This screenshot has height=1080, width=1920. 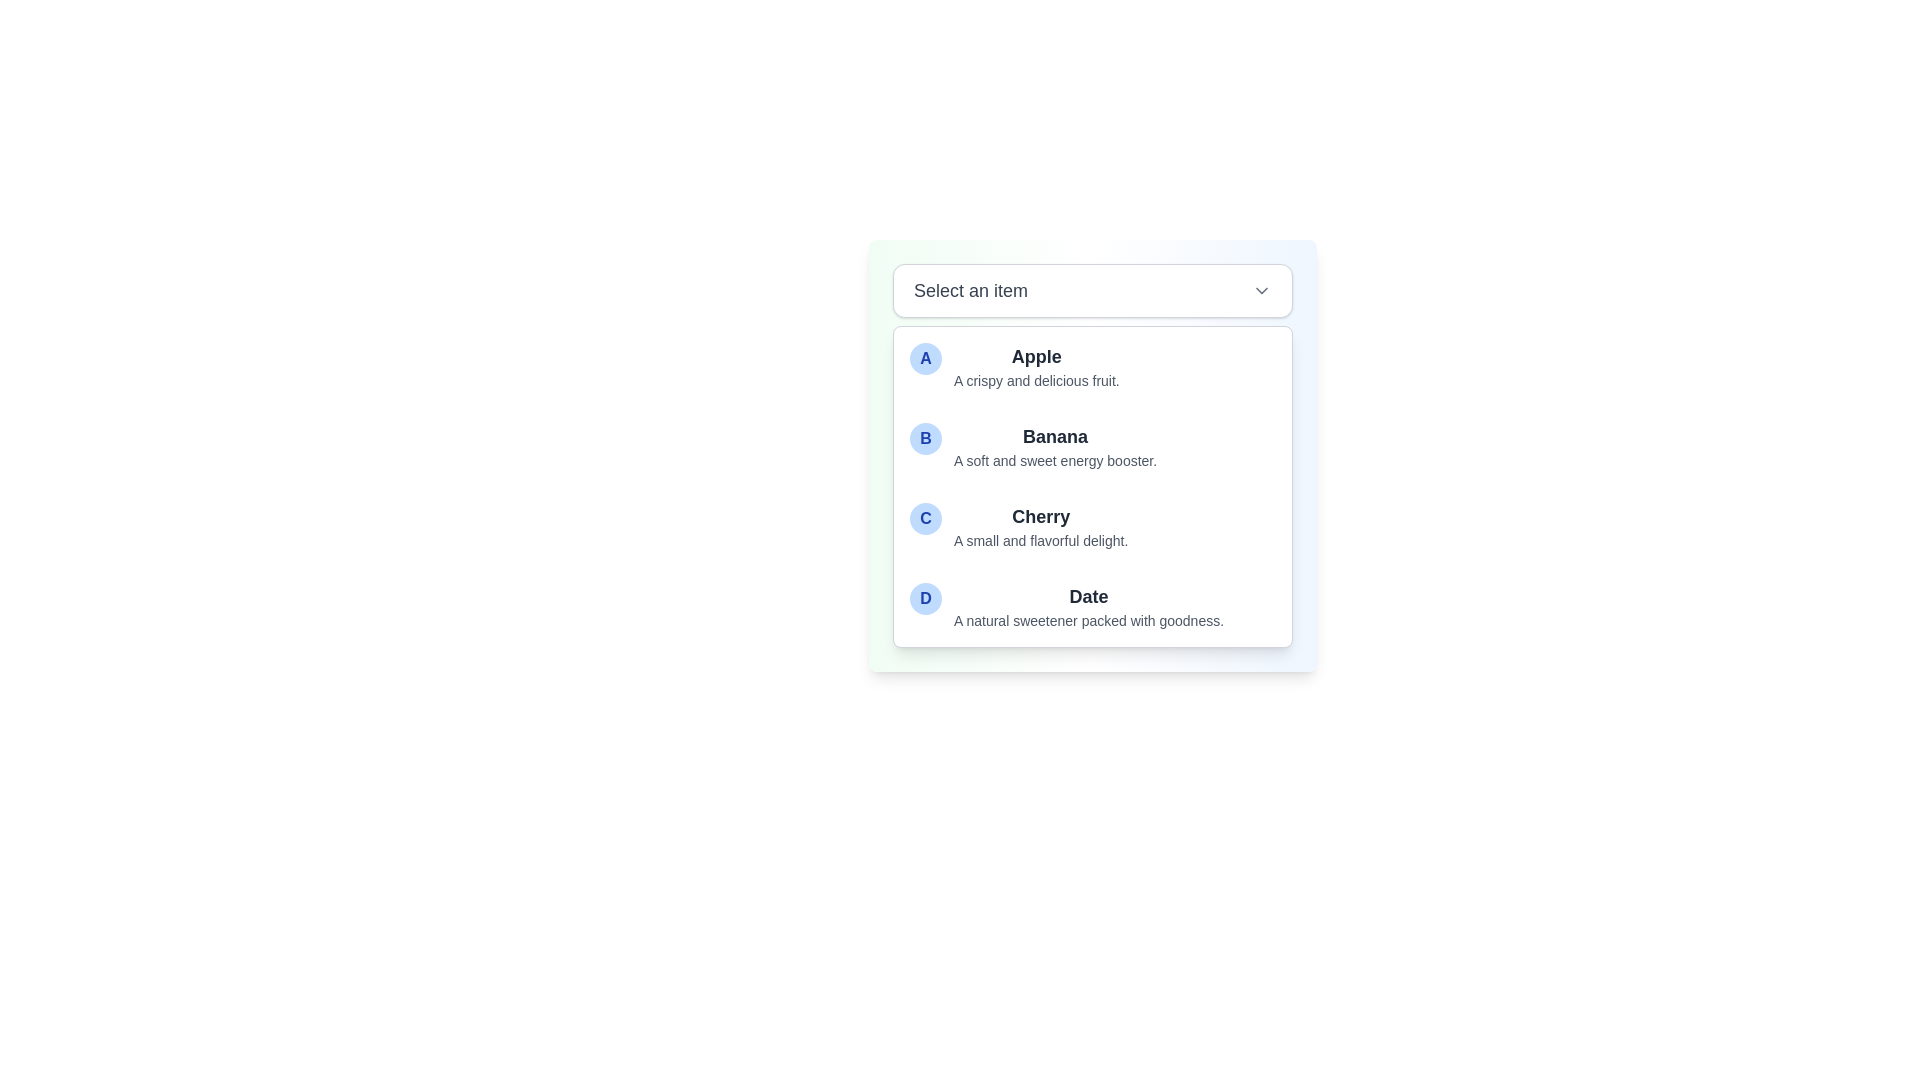 What do you see at coordinates (925, 438) in the screenshot?
I see `the Circular Badge on the left side of the list item labeled 'Banana'` at bounding box center [925, 438].